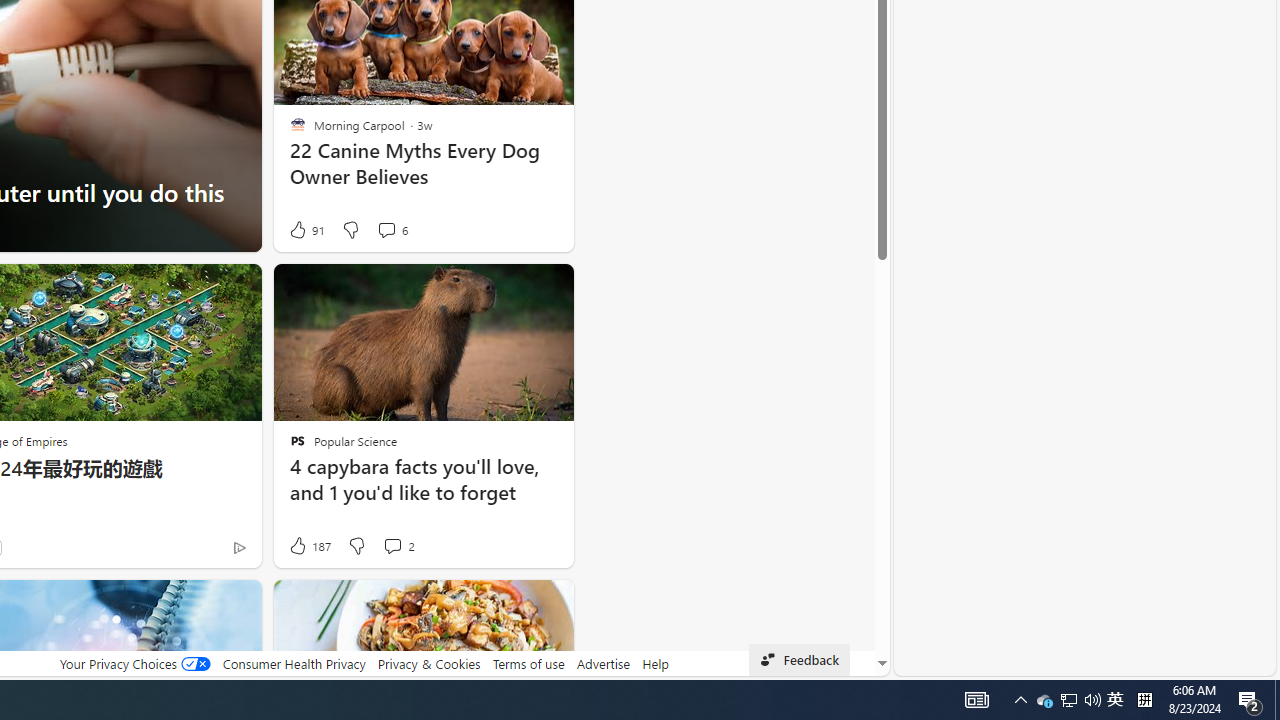 The width and height of the screenshot is (1280, 720). Describe the element at coordinates (304, 229) in the screenshot. I see `'91 Like'` at that location.